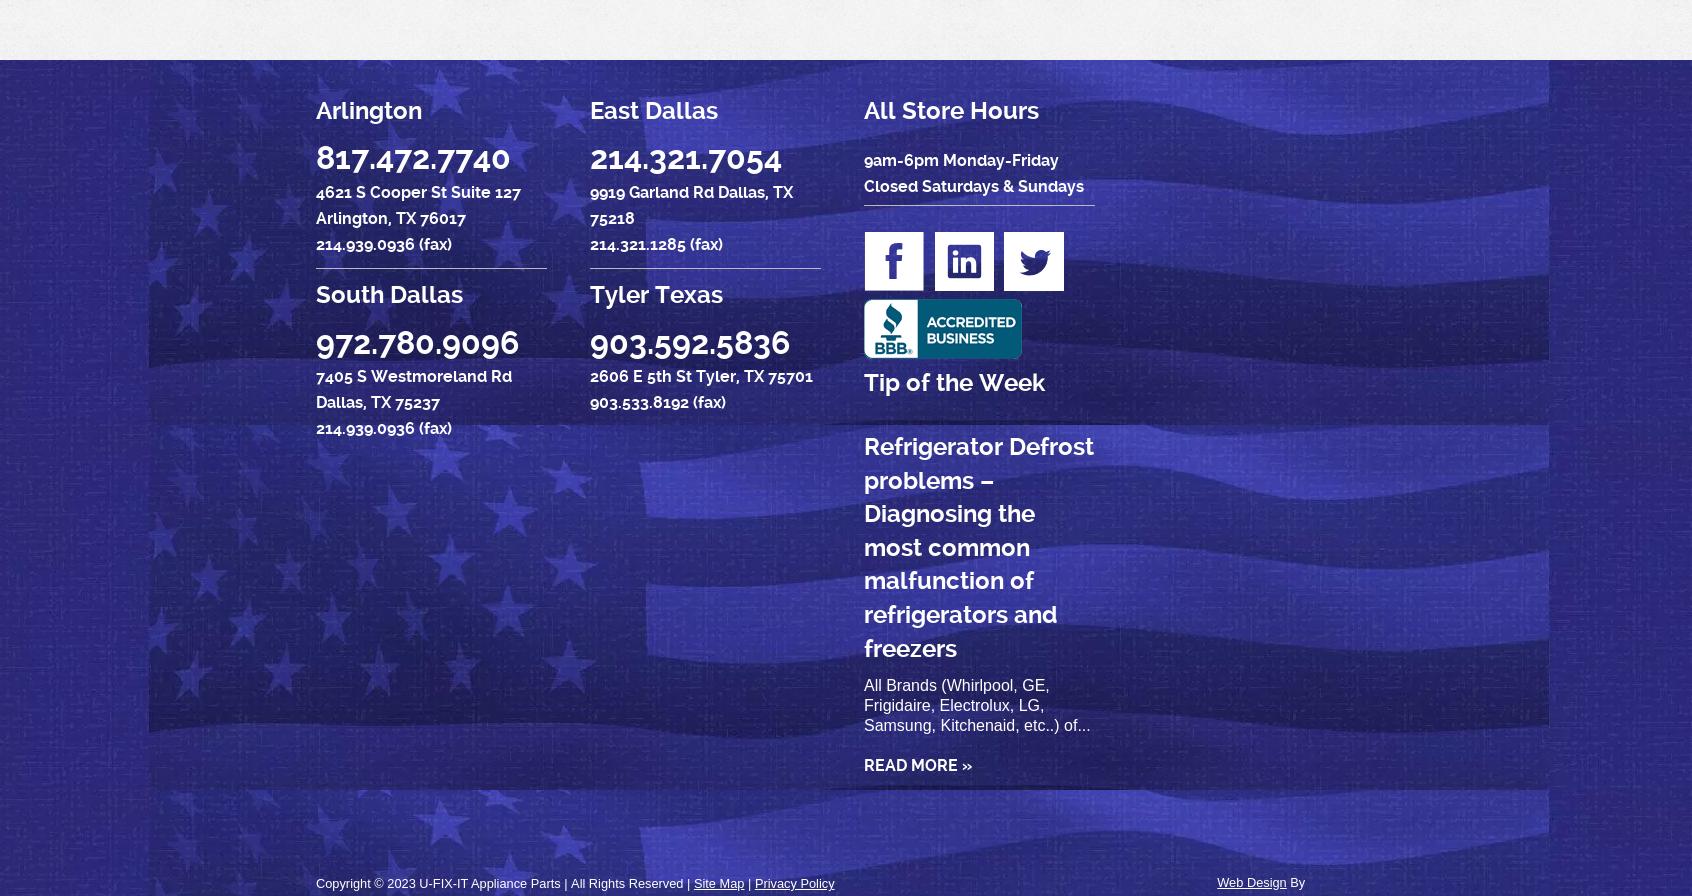 This screenshot has width=1692, height=896. What do you see at coordinates (977, 547) in the screenshot?
I see `'Refrigerator Defrost problems – Diagnosing the most common malfunction of refrigerators and freezers'` at bounding box center [977, 547].